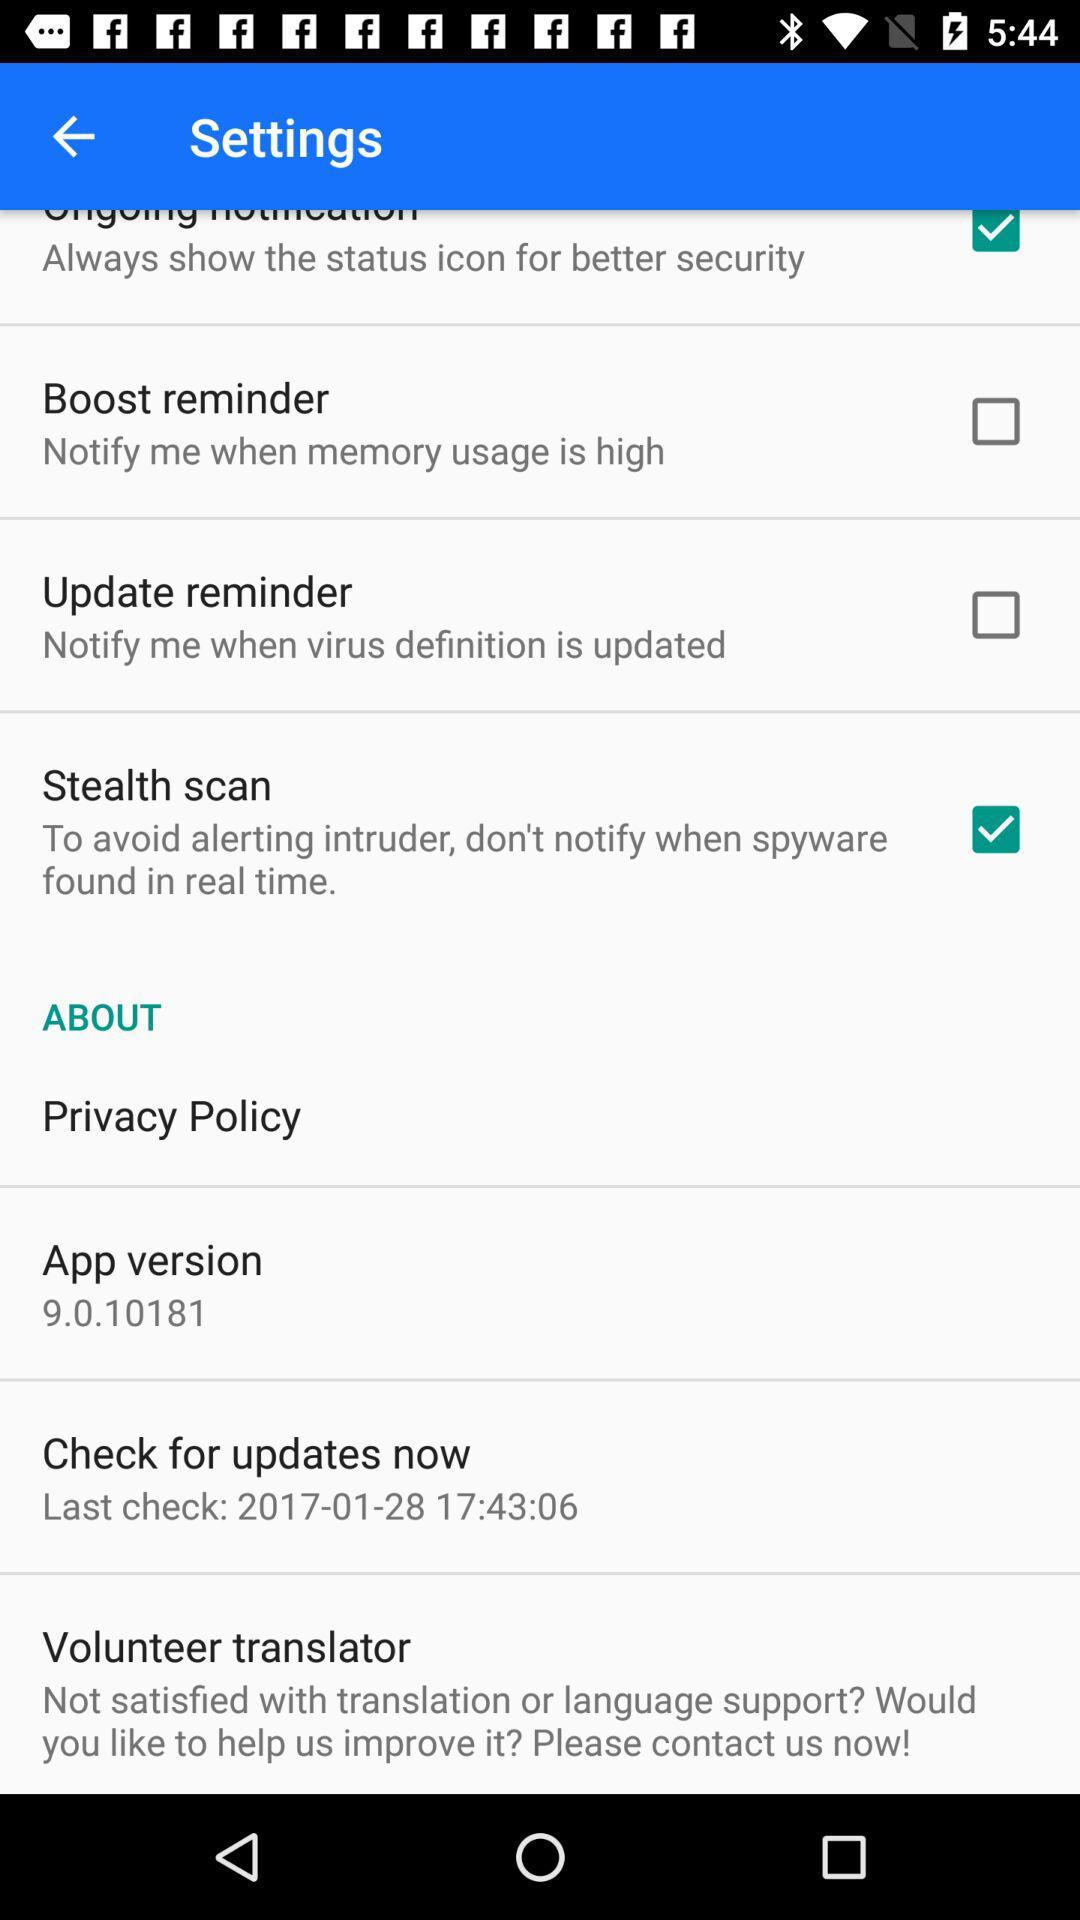 The width and height of the screenshot is (1080, 1920). What do you see at coordinates (422, 255) in the screenshot?
I see `the always show the item` at bounding box center [422, 255].